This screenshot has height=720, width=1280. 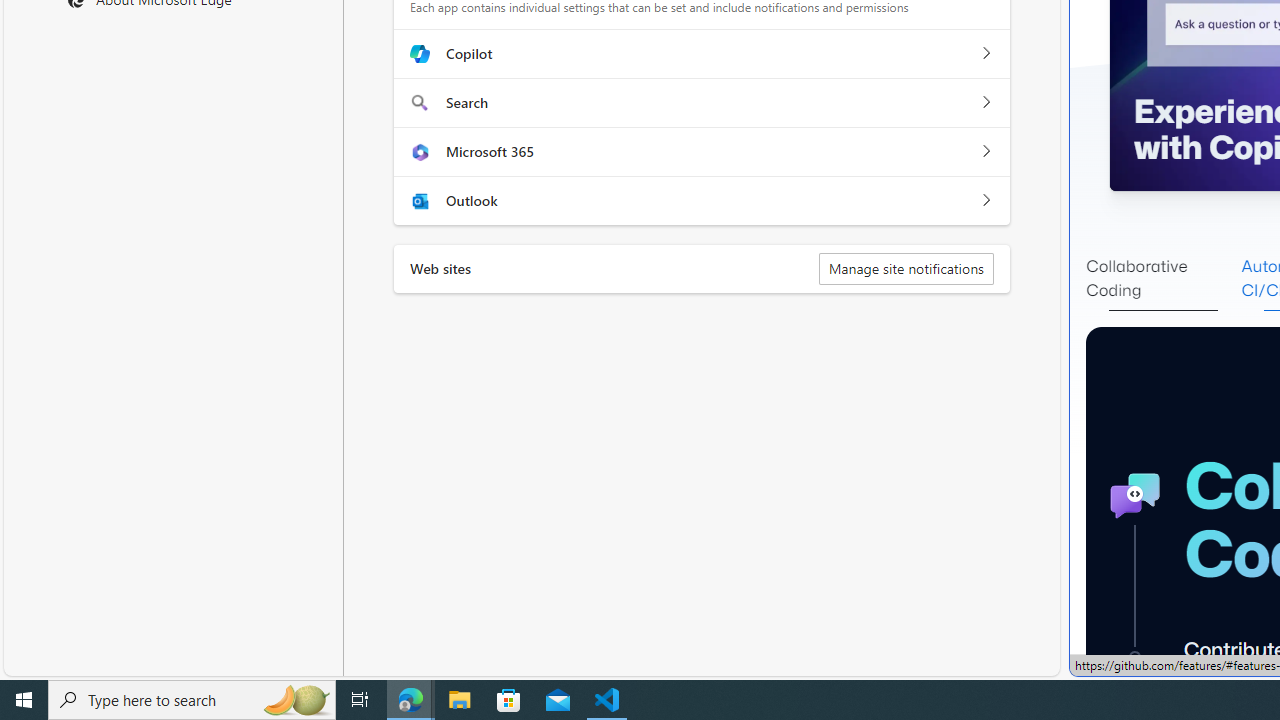 I want to click on 'Manage site notifications', so click(x=905, y=267).